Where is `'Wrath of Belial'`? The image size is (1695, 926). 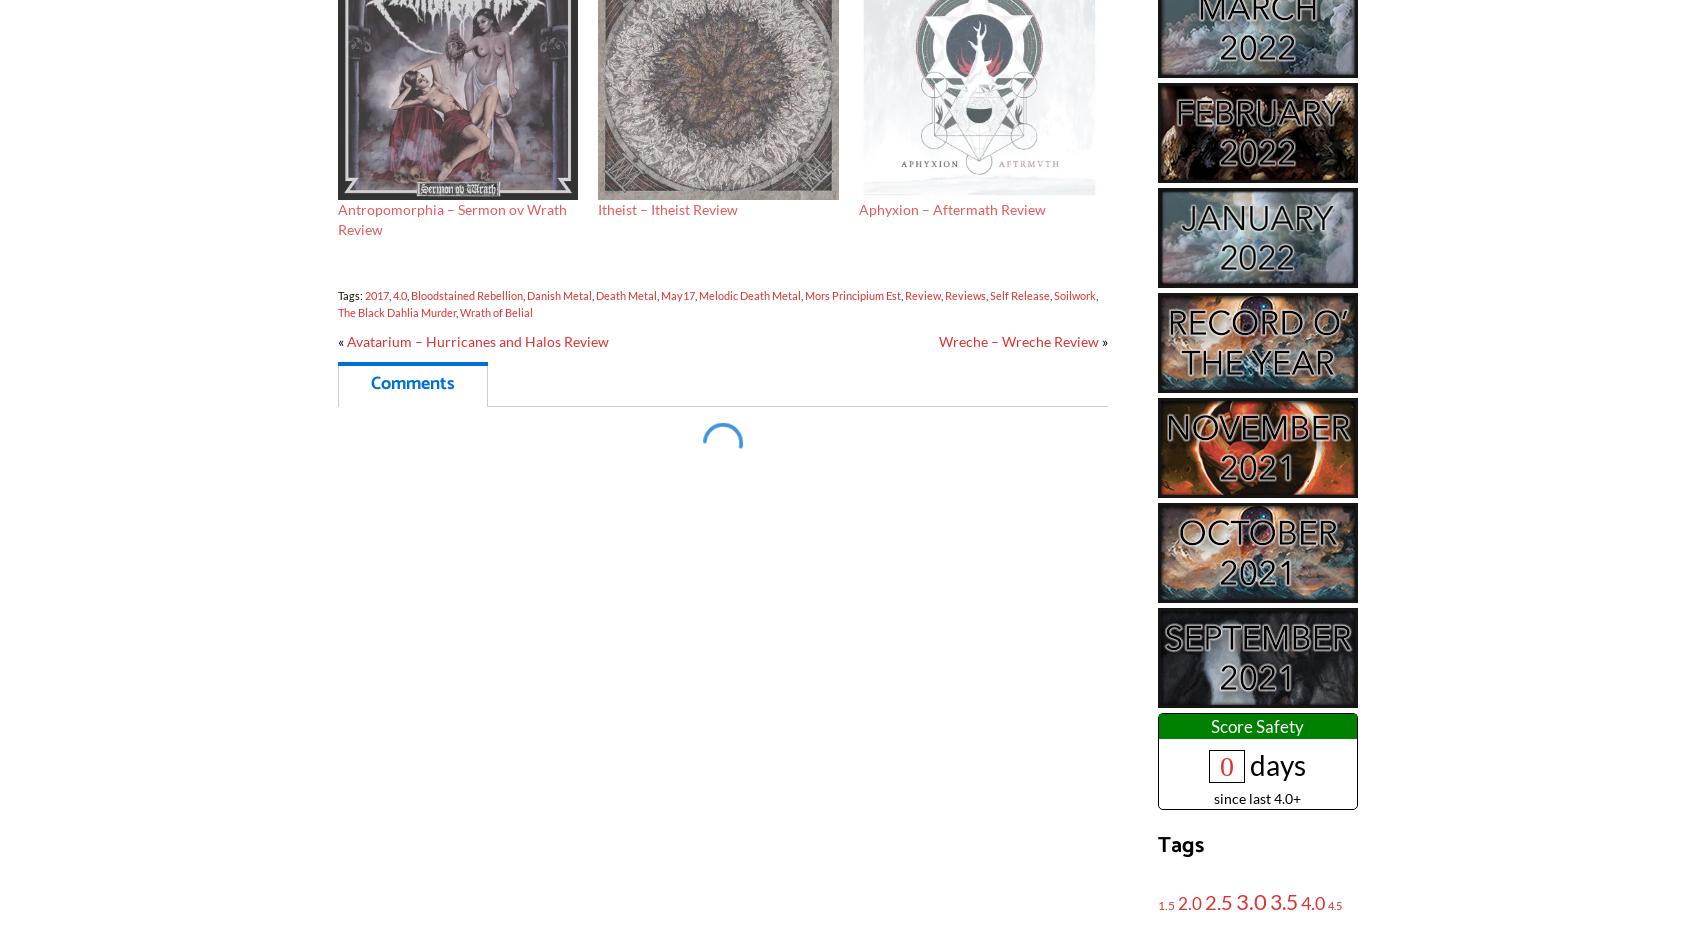
'Wrath of Belial' is located at coordinates (494, 311).